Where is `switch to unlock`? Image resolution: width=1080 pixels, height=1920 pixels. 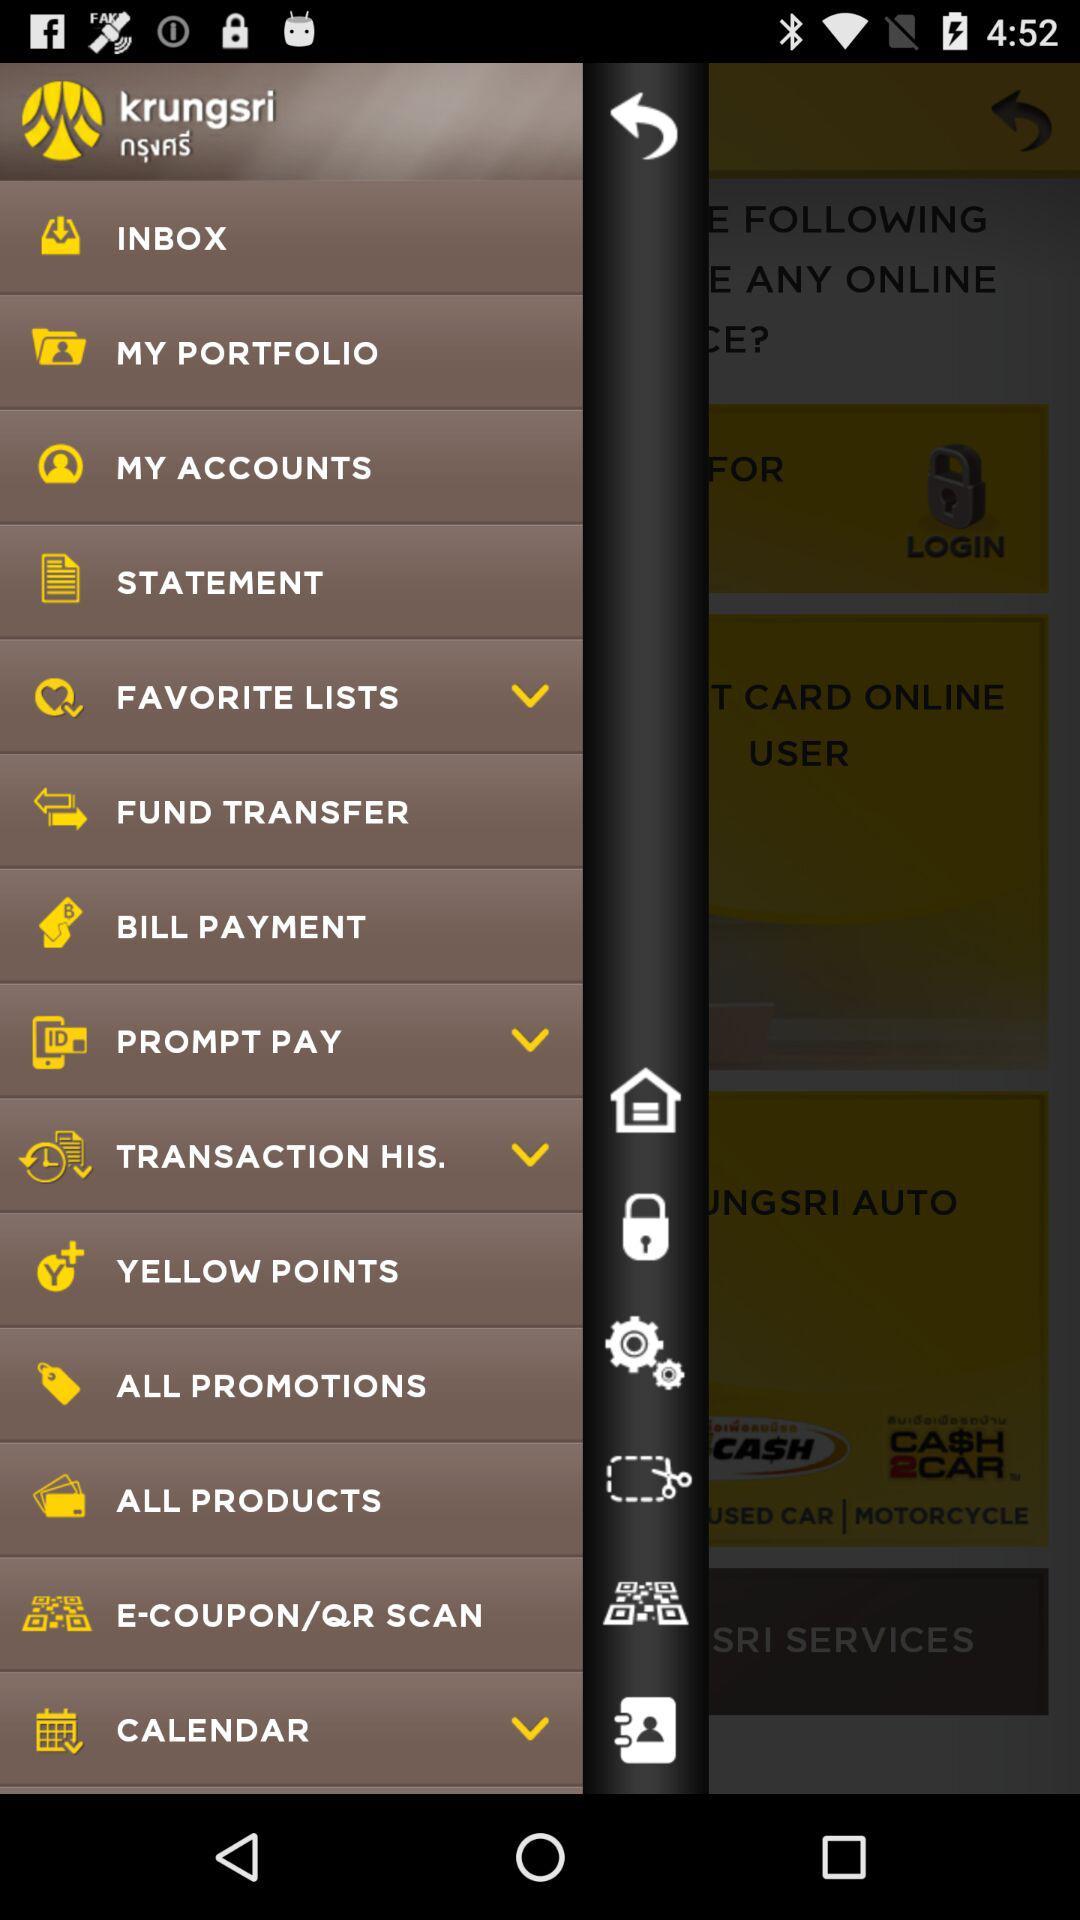
switch to unlock is located at coordinates (645, 1226).